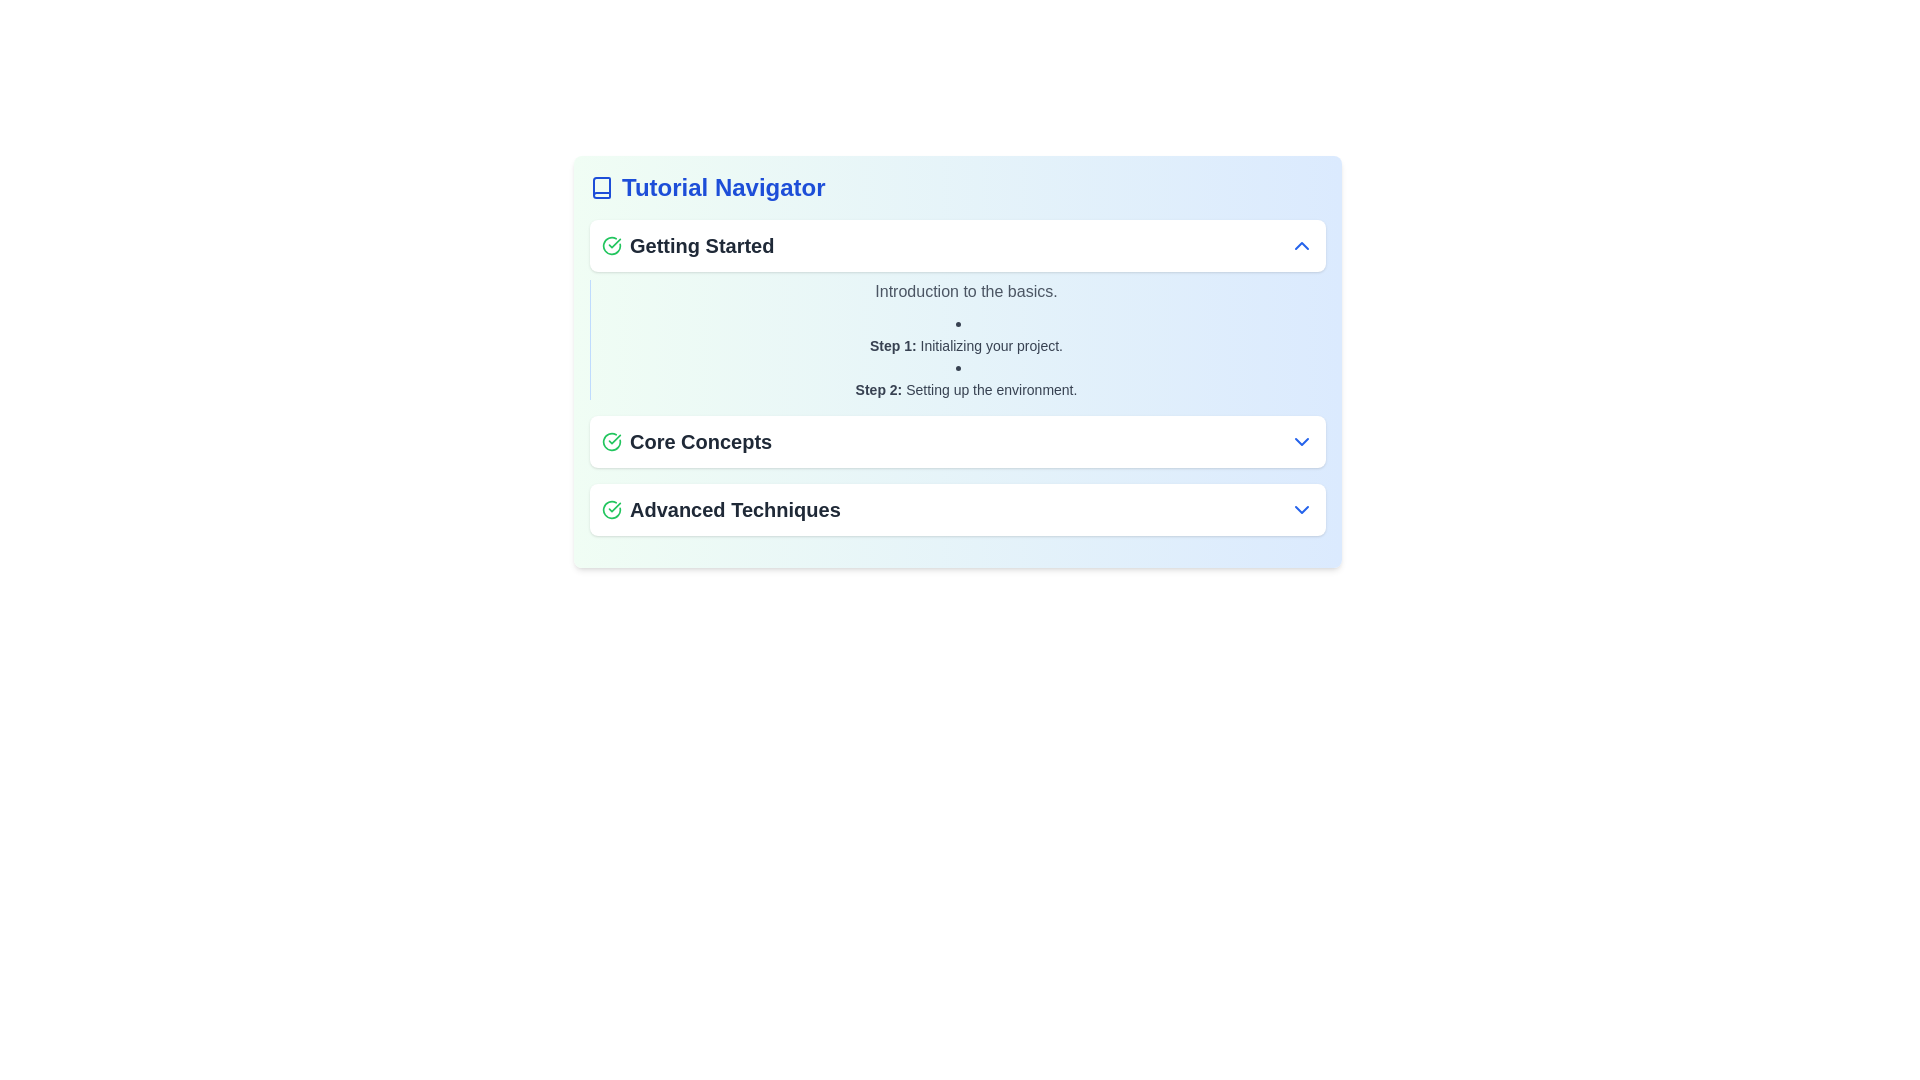 The width and height of the screenshot is (1920, 1080). What do you see at coordinates (610, 245) in the screenshot?
I see `the green circular Status indicator icon with a tick mark that indicates success, located at the start of the text 'Getting Started'` at bounding box center [610, 245].